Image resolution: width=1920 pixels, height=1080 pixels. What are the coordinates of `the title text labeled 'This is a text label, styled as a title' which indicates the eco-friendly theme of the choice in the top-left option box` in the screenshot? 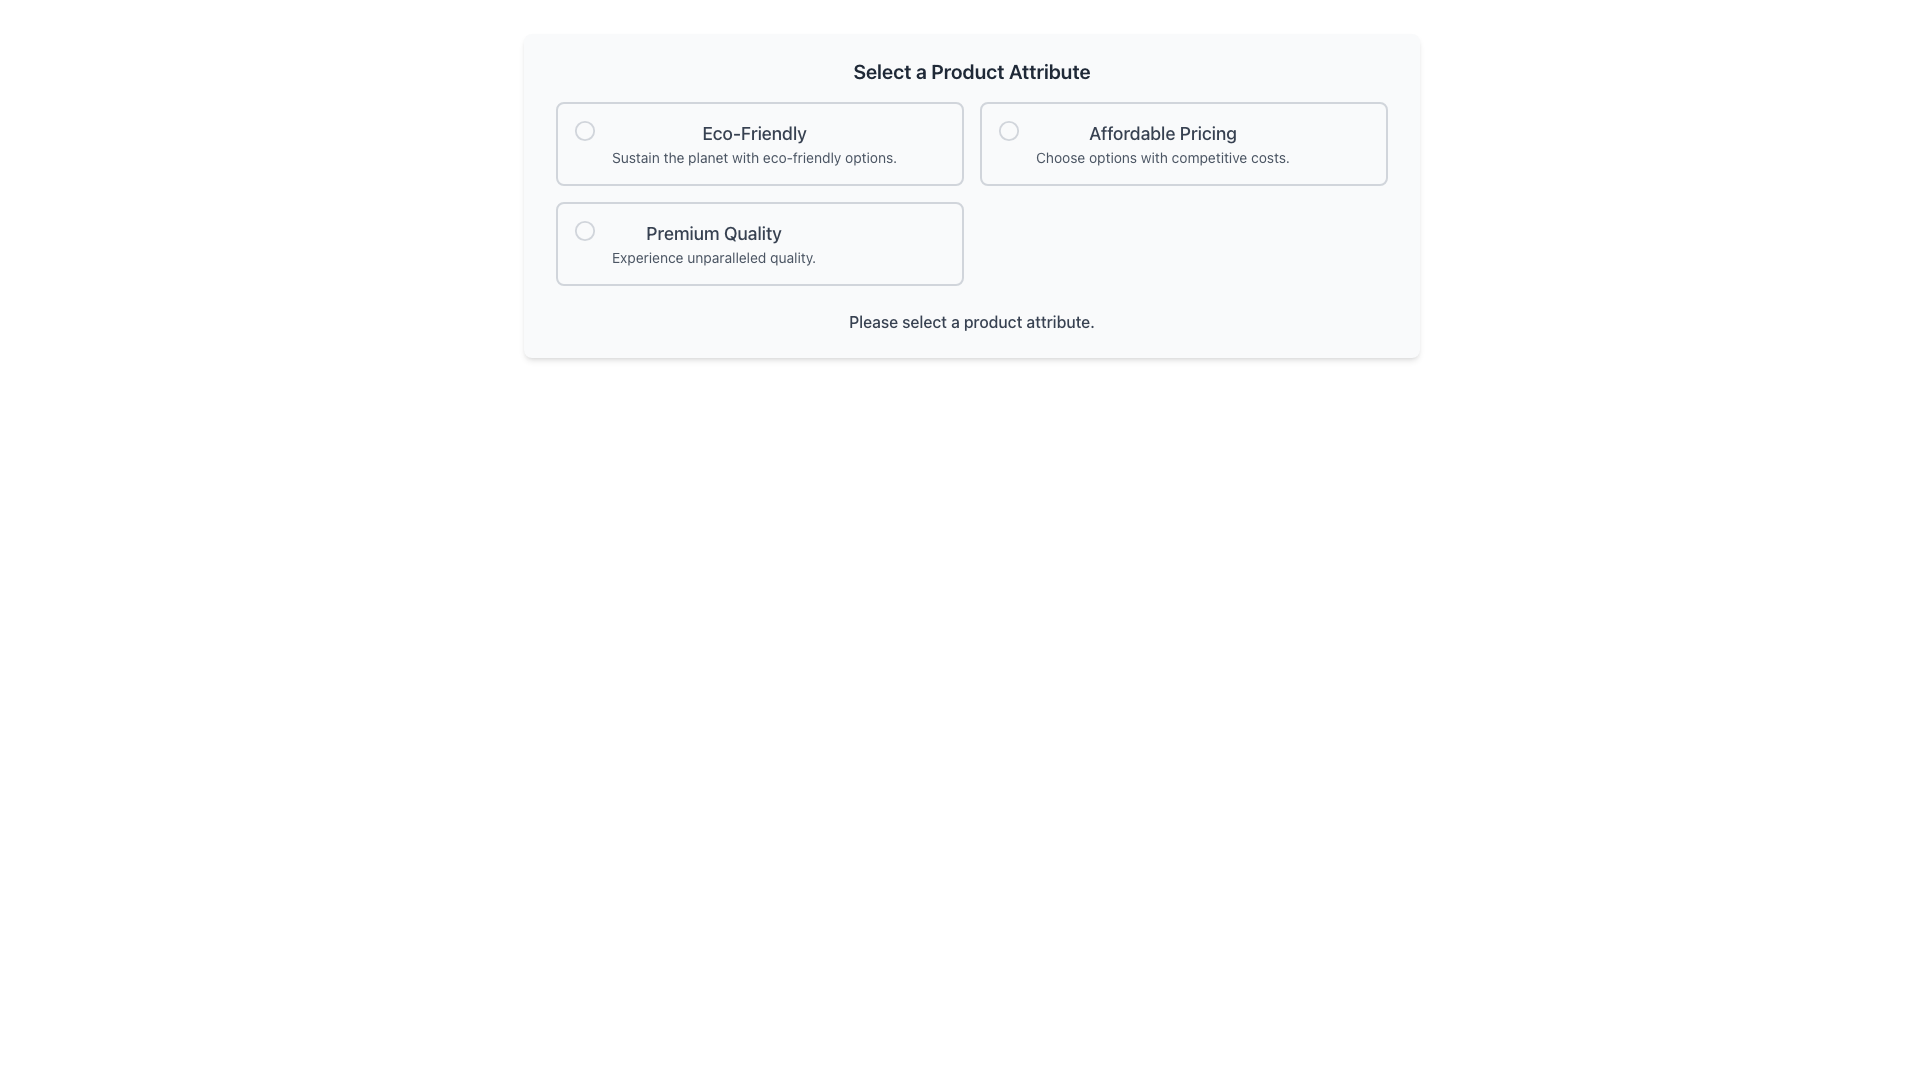 It's located at (753, 134).